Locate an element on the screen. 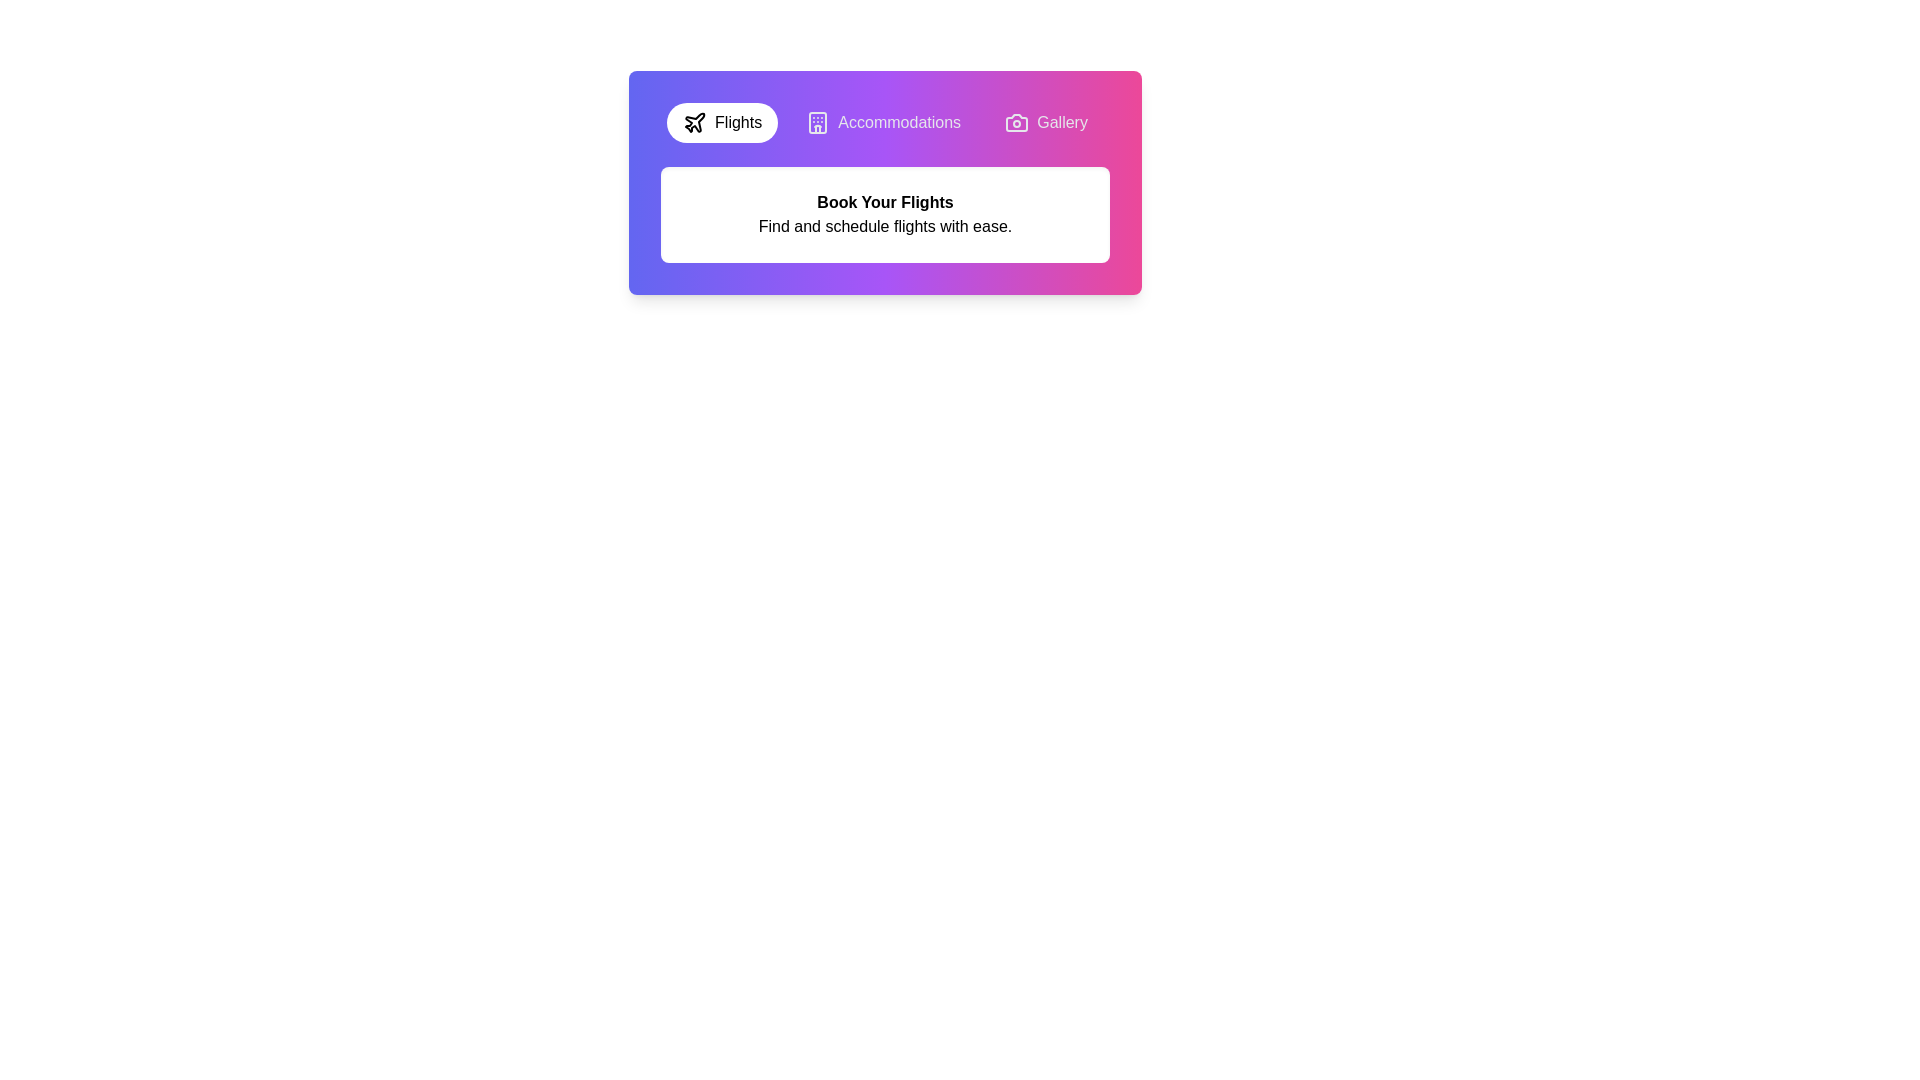 Image resolution: width=1920 pixels, height=1080 pixels. the Flights tab is located at coordinates (720, 123).